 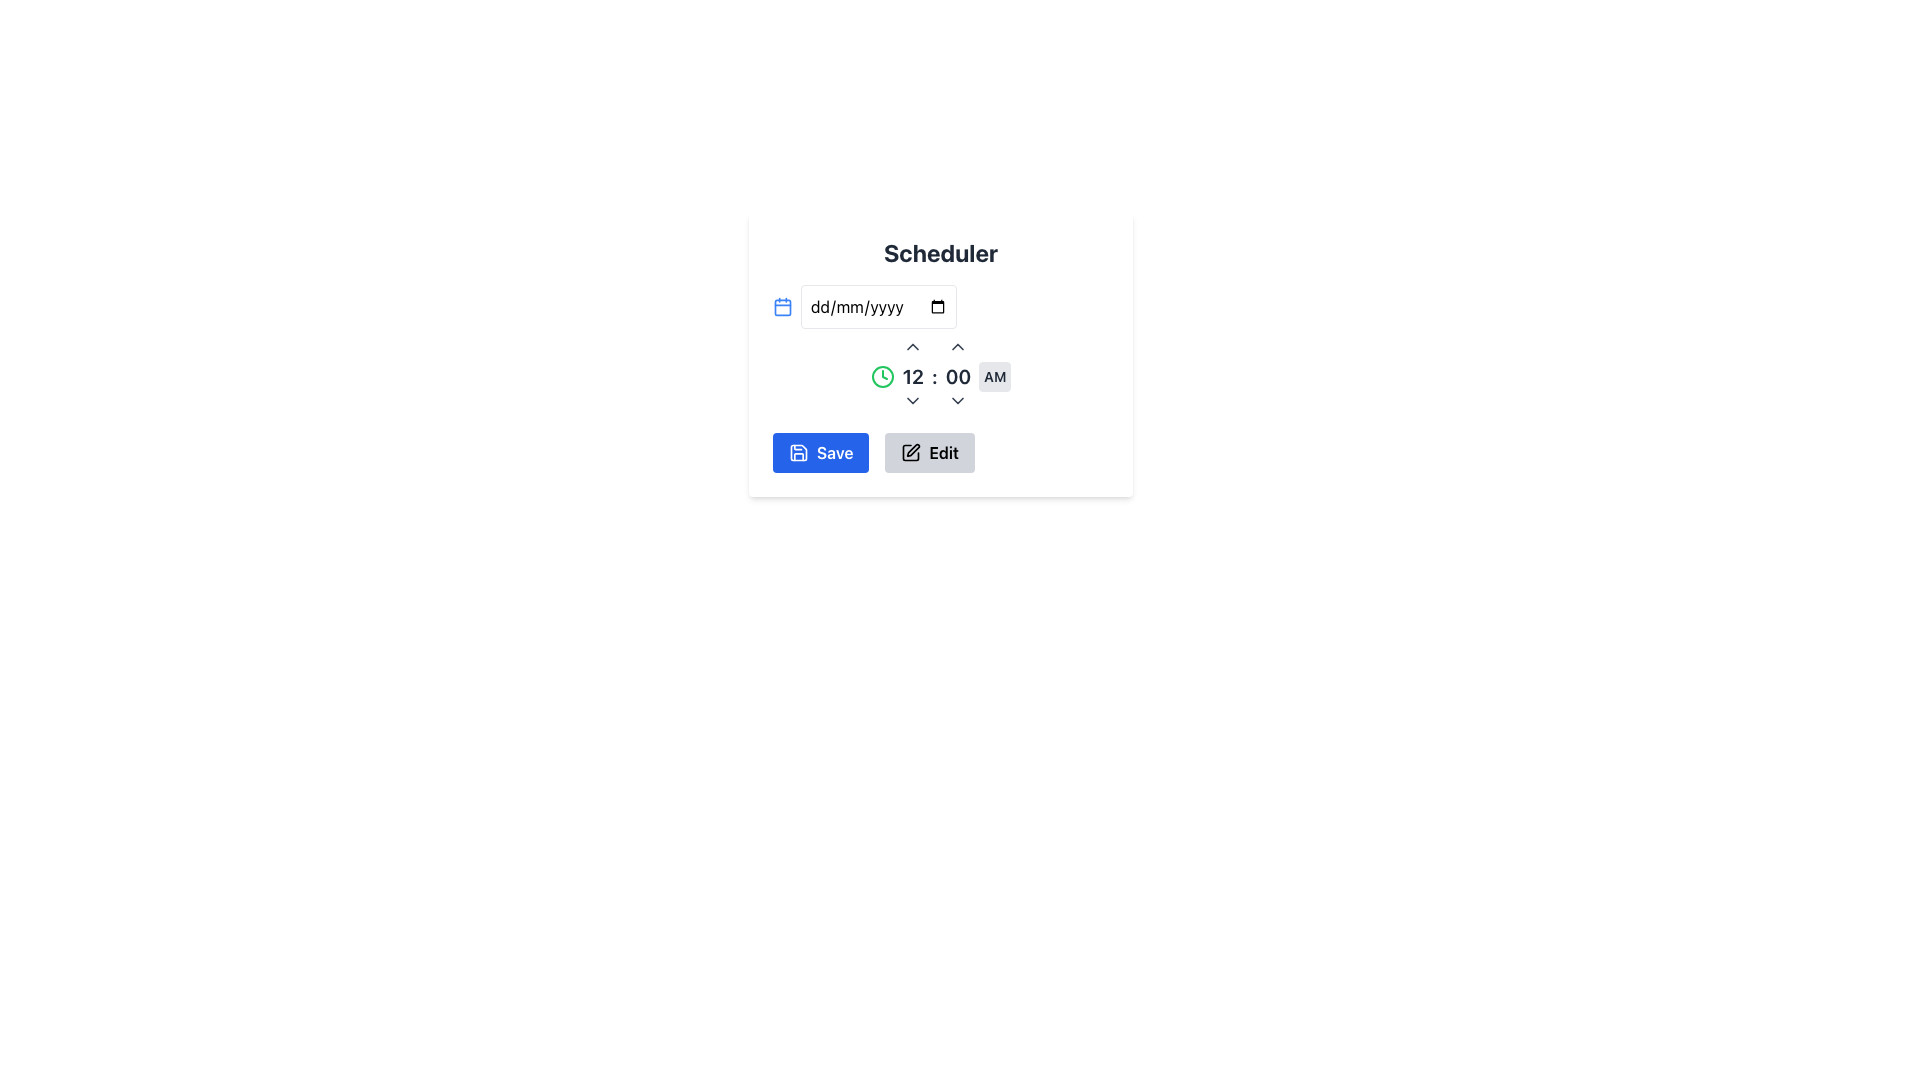 I want to click on the rectangular button labeled 'AM' with a light gray background and dark gray text, located at the rightmost side of the clock input layout, so click(x=995, y=377).